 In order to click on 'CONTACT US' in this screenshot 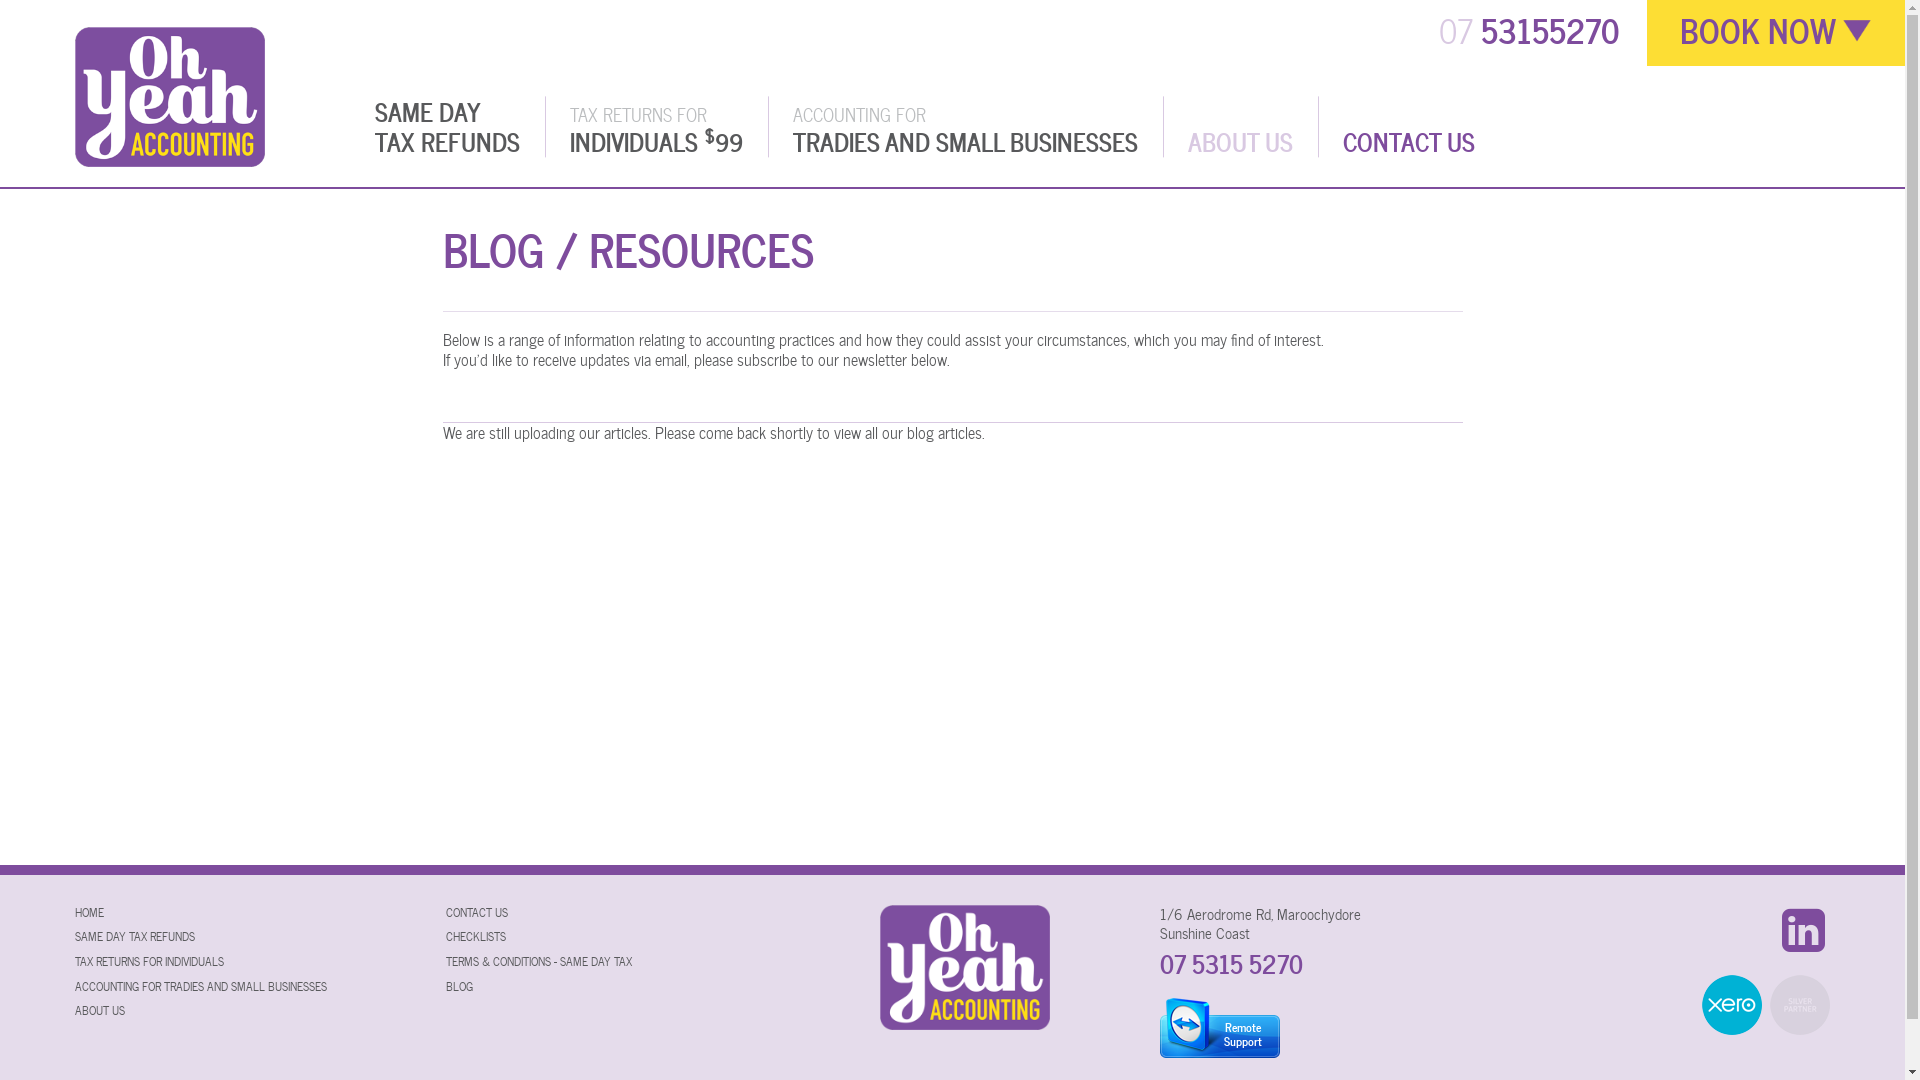, I will do `click(475, 911)`.